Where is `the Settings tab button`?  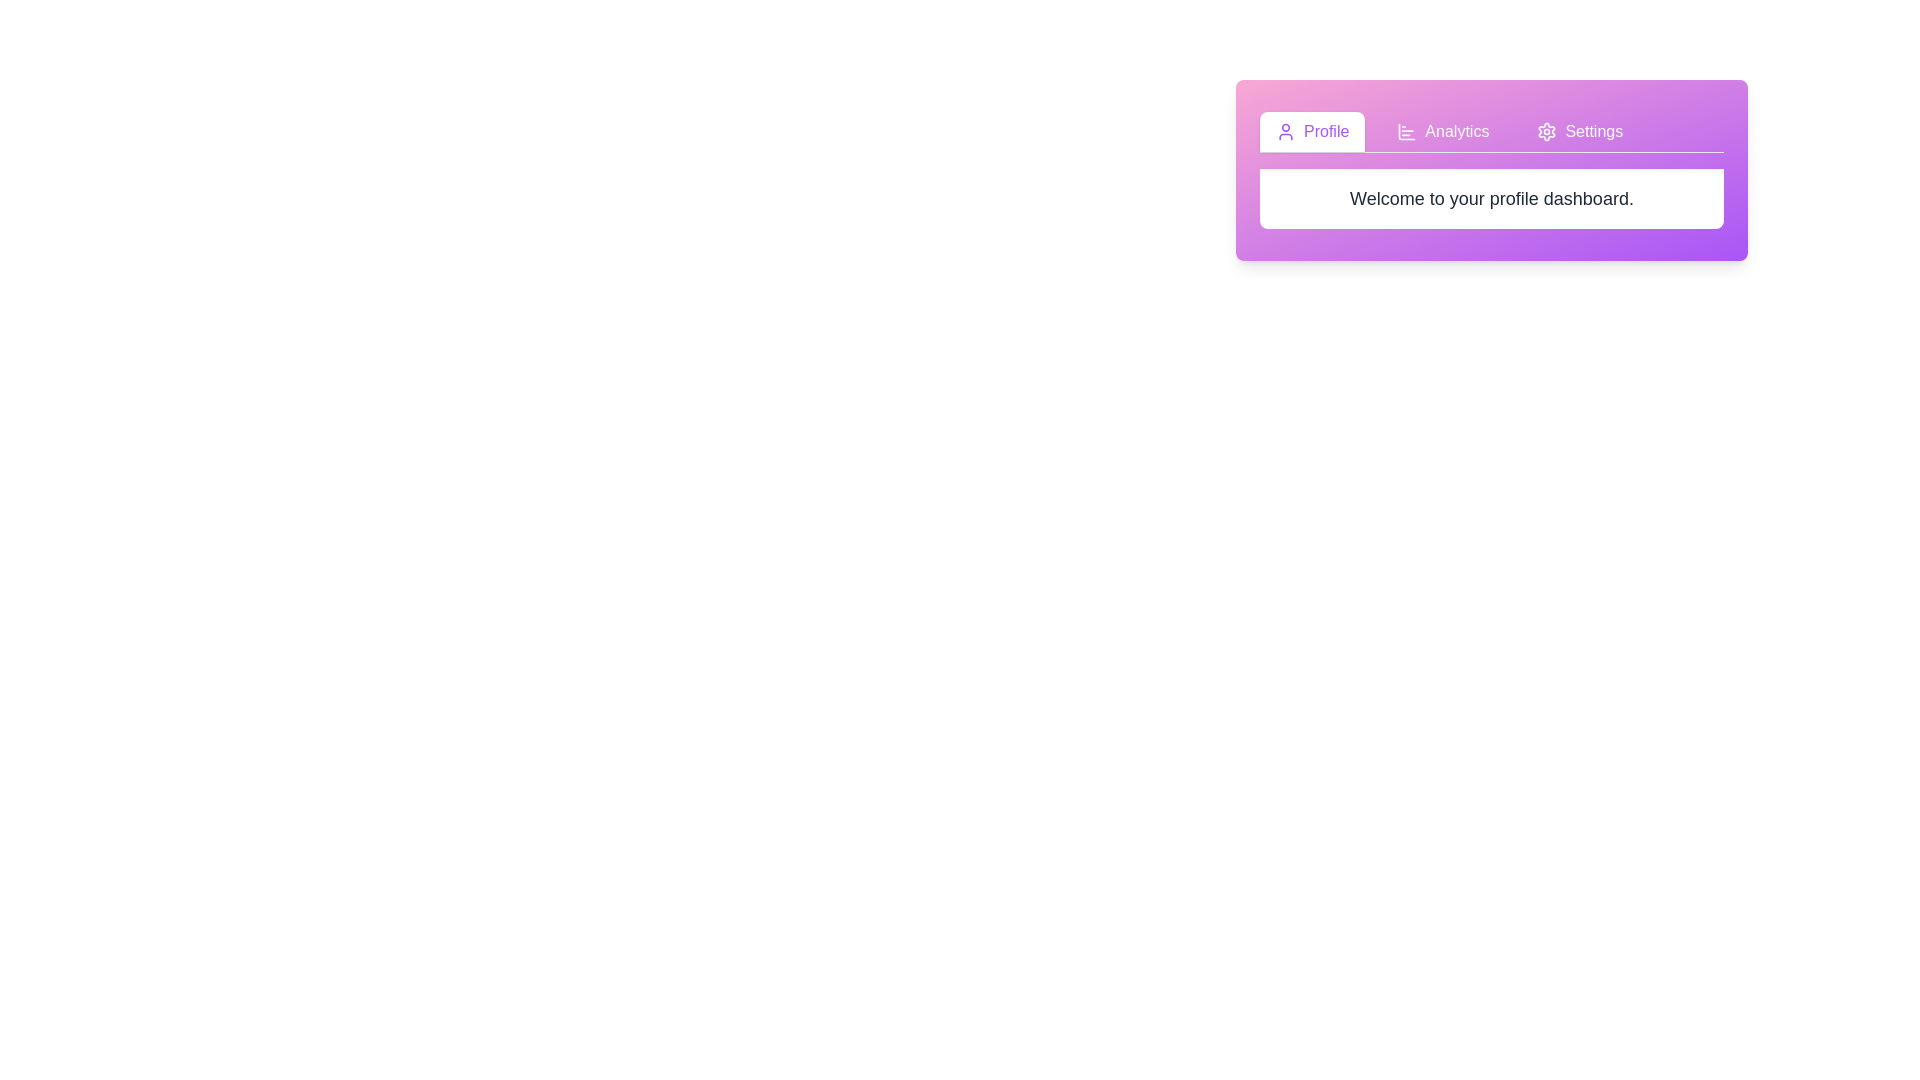 the Settings tab button is located at coordinates (1579, 131).